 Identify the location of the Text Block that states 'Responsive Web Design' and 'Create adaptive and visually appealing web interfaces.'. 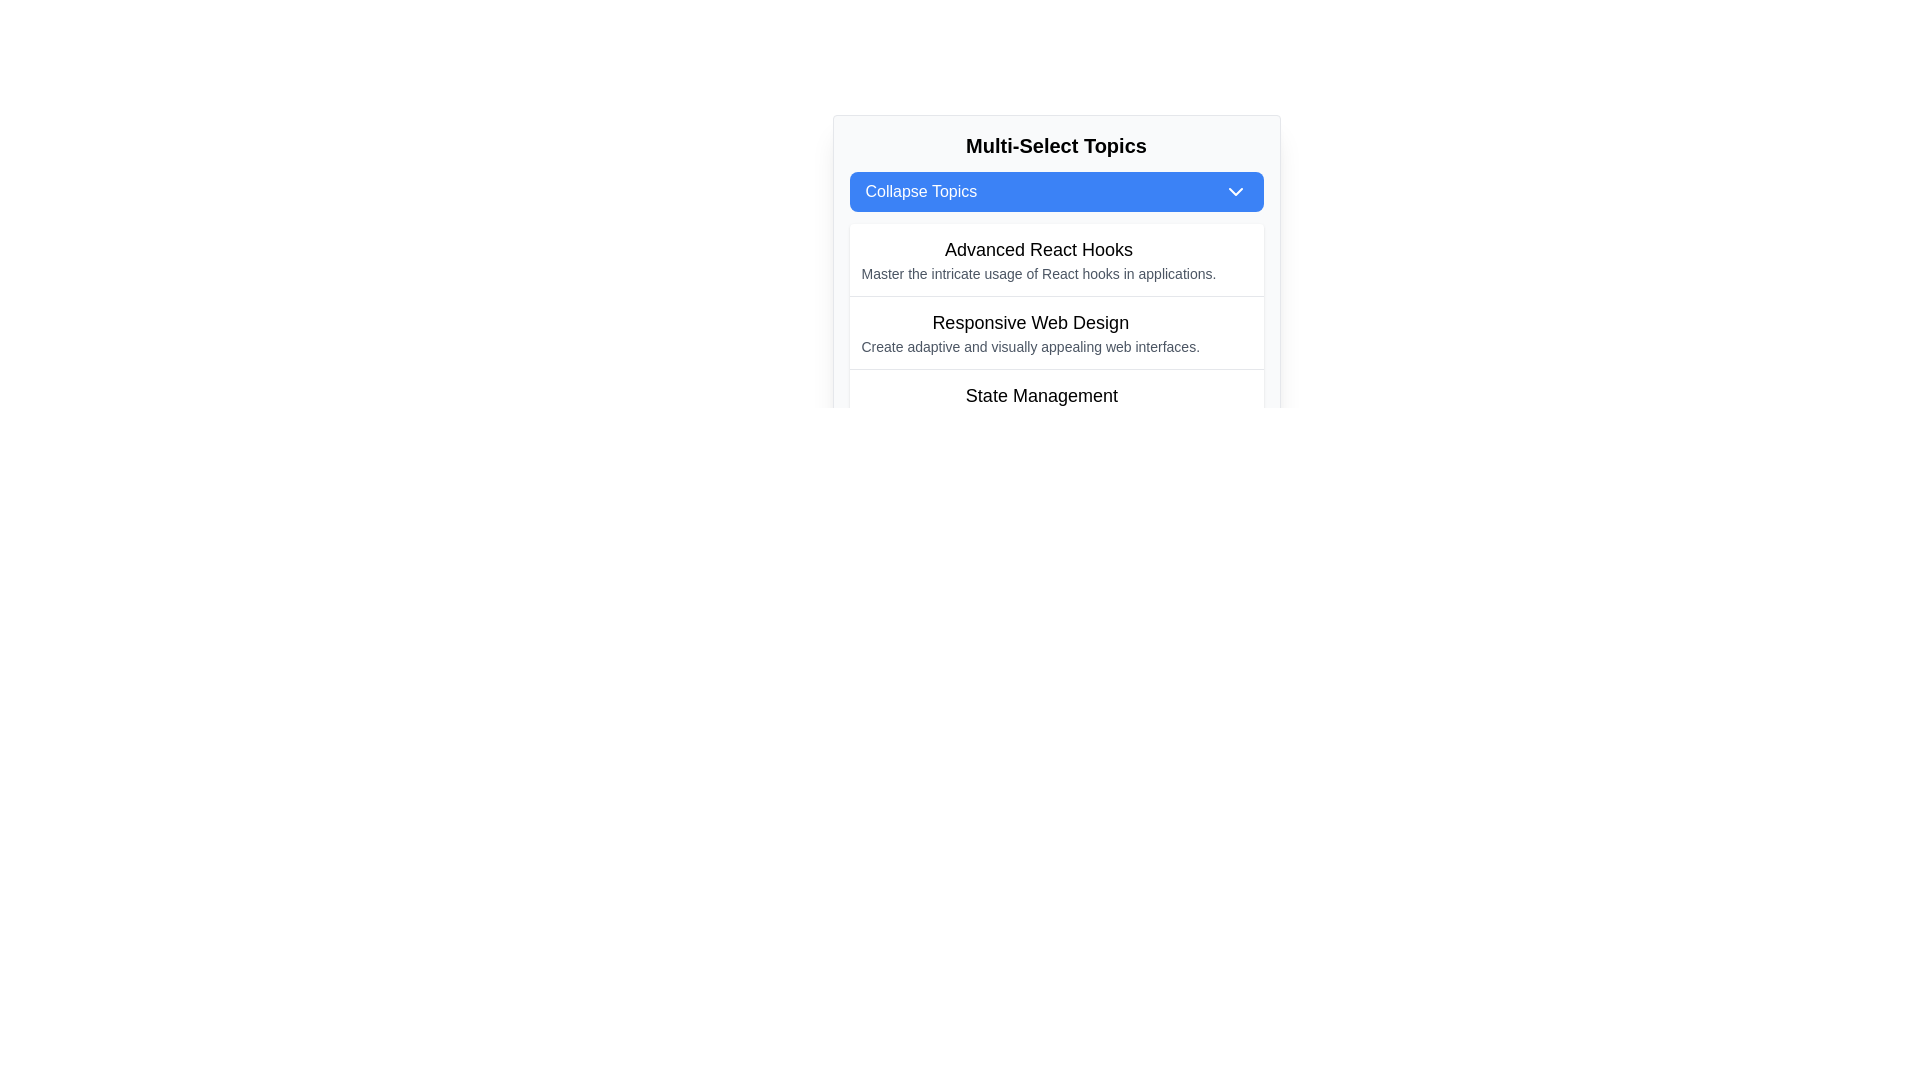
(1030, 331).